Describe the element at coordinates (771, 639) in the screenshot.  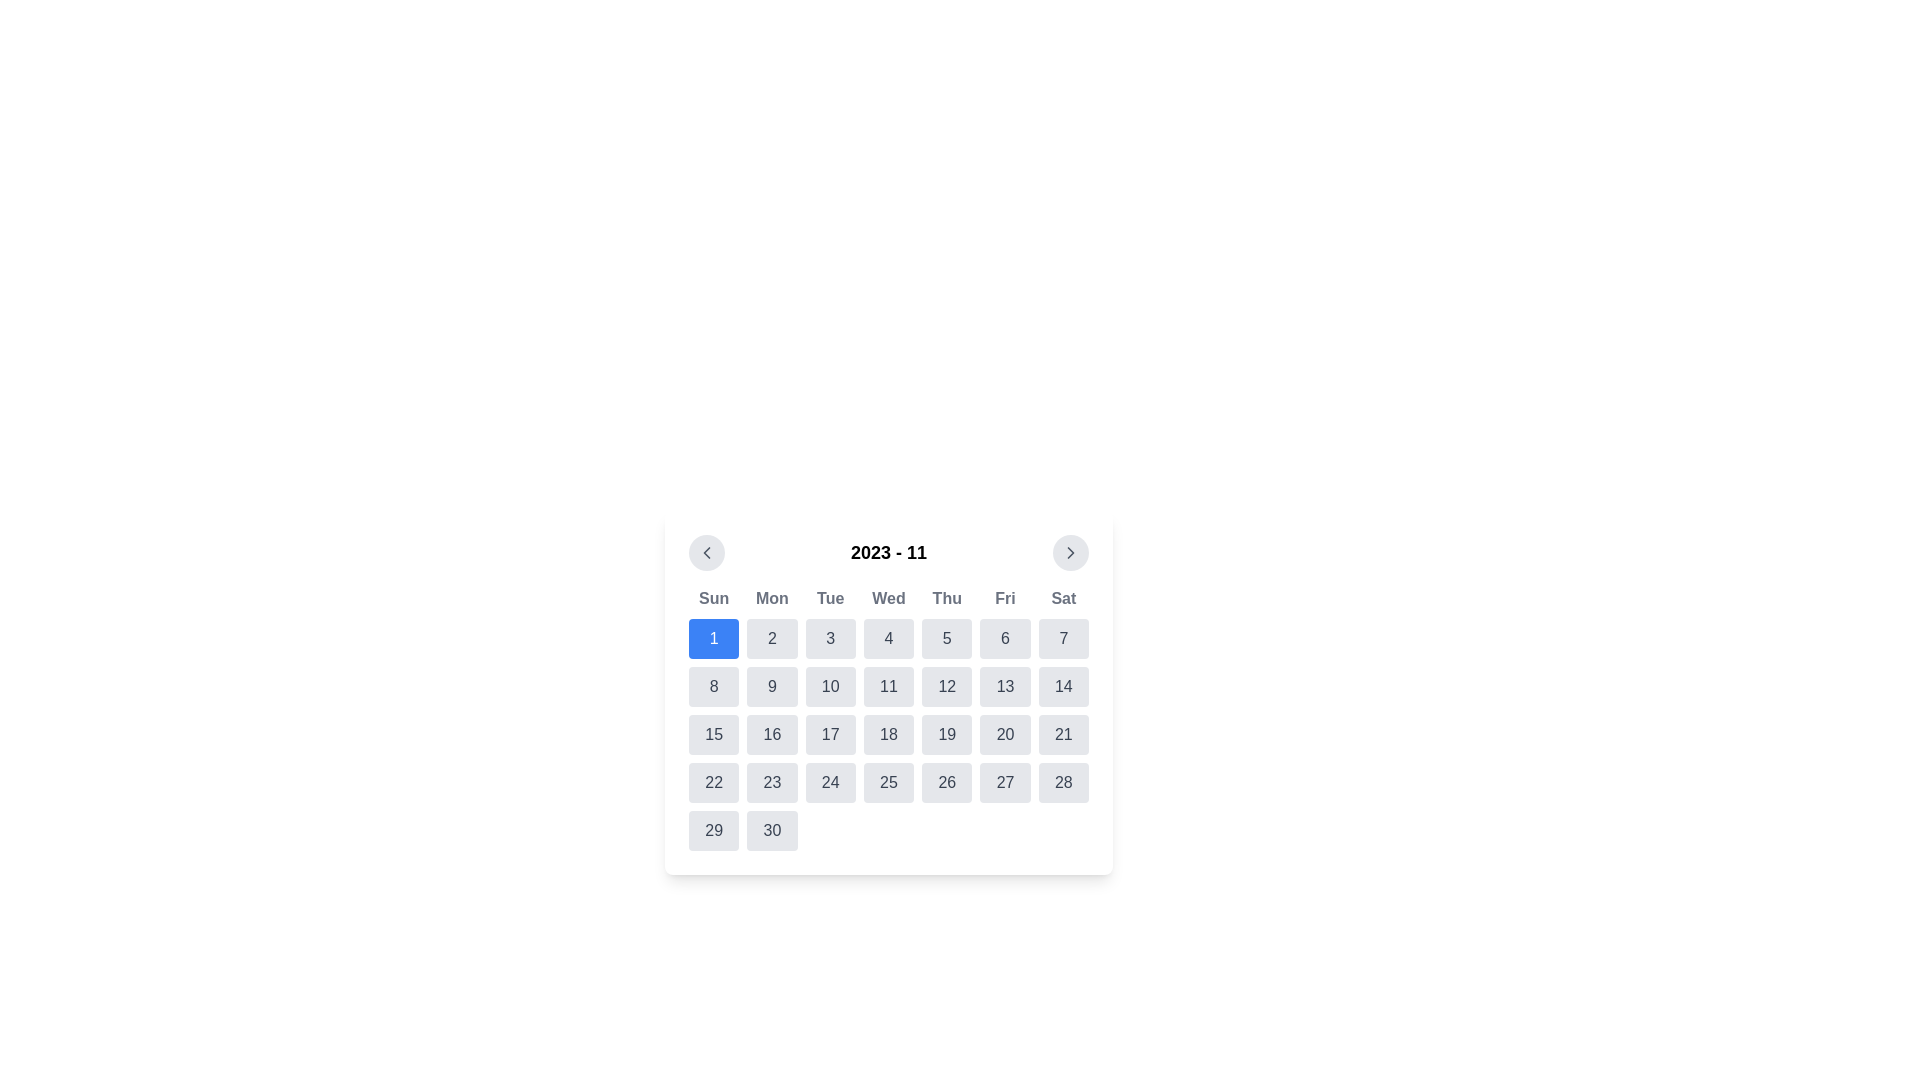
I see `the second button in the first row of a 7-column grid layout, which displays the number '2' centered in dark gray text` at that location.